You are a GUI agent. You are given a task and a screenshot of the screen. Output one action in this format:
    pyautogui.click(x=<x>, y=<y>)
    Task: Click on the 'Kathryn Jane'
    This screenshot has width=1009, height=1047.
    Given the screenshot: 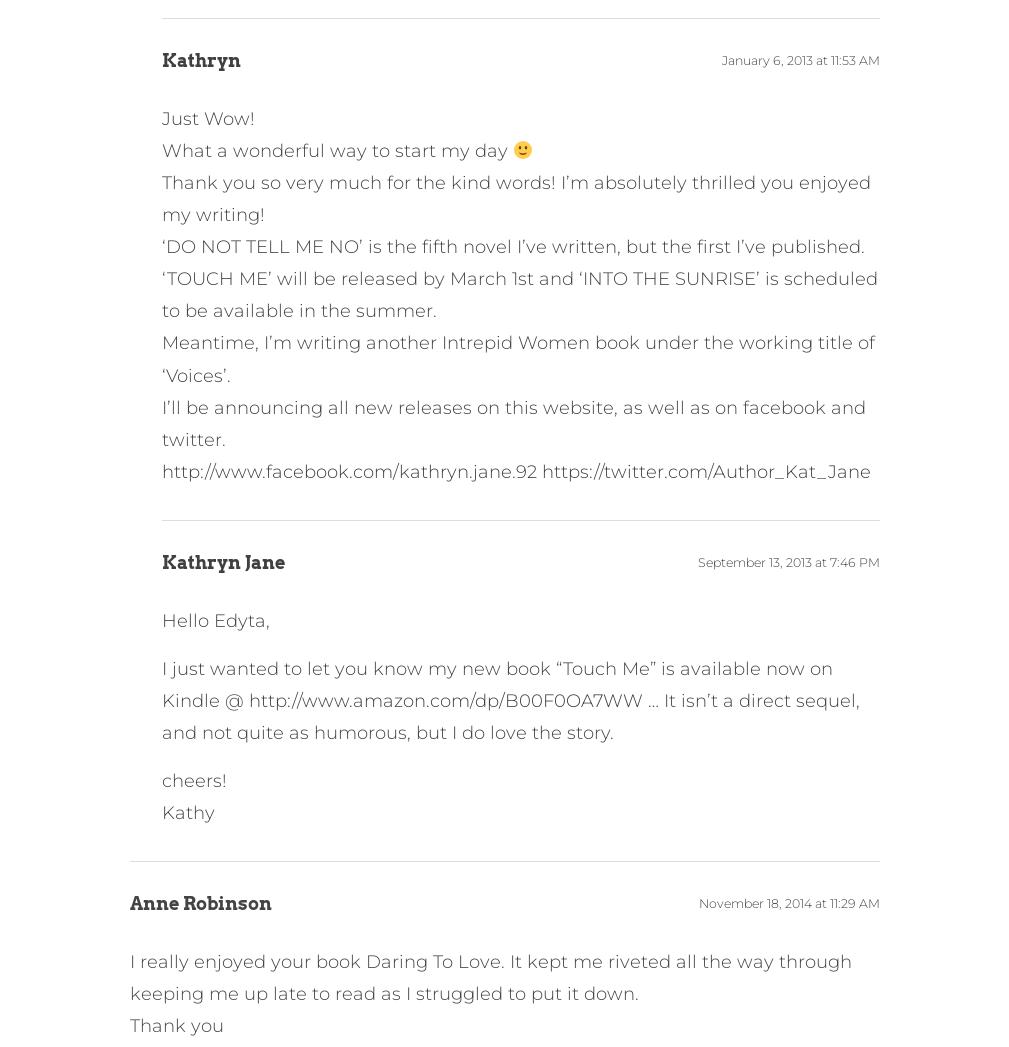 What is the action you would take?
    pyautogui.click(x=221, y=561)
    